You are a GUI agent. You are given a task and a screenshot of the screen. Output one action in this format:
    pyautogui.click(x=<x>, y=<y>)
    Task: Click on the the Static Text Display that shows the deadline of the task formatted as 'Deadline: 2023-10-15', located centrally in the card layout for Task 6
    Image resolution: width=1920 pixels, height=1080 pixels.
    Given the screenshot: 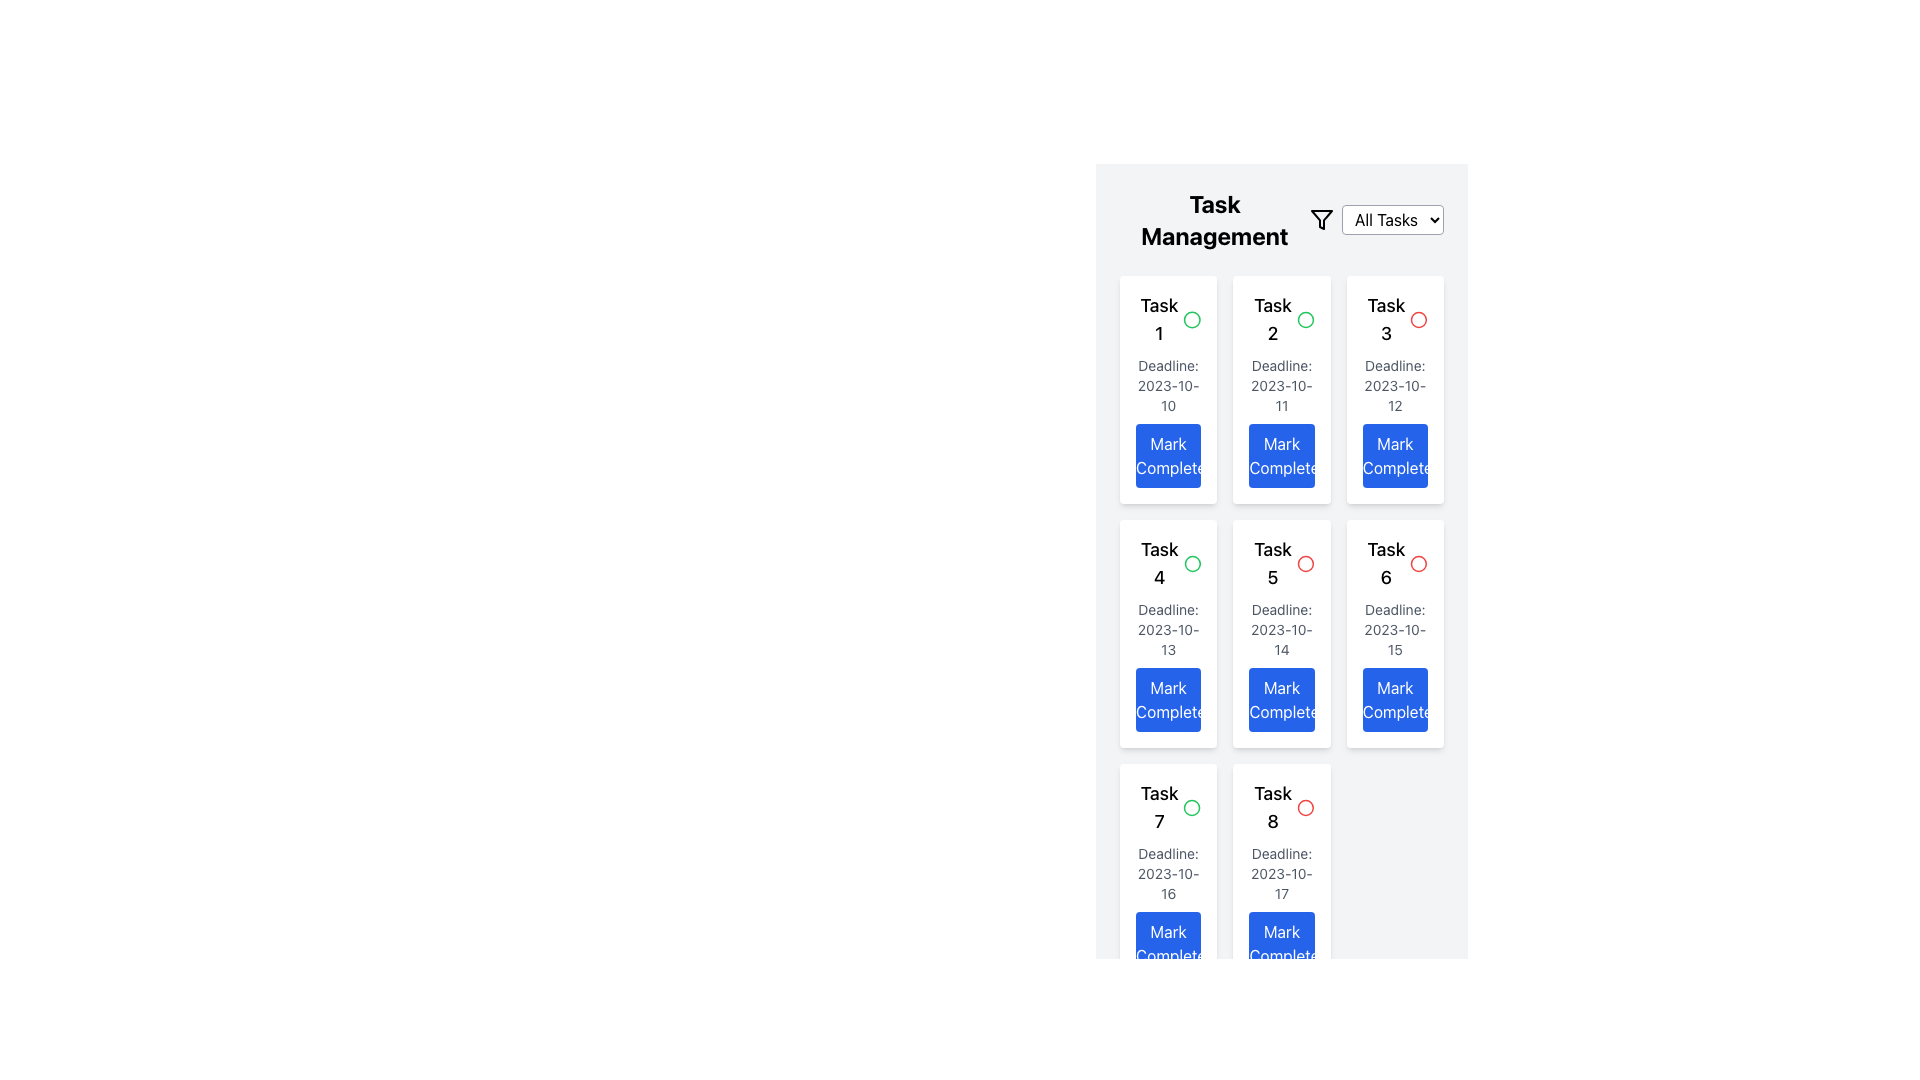 What is the action you would take?
    pyautogui.click(x=1394, y=628)
    